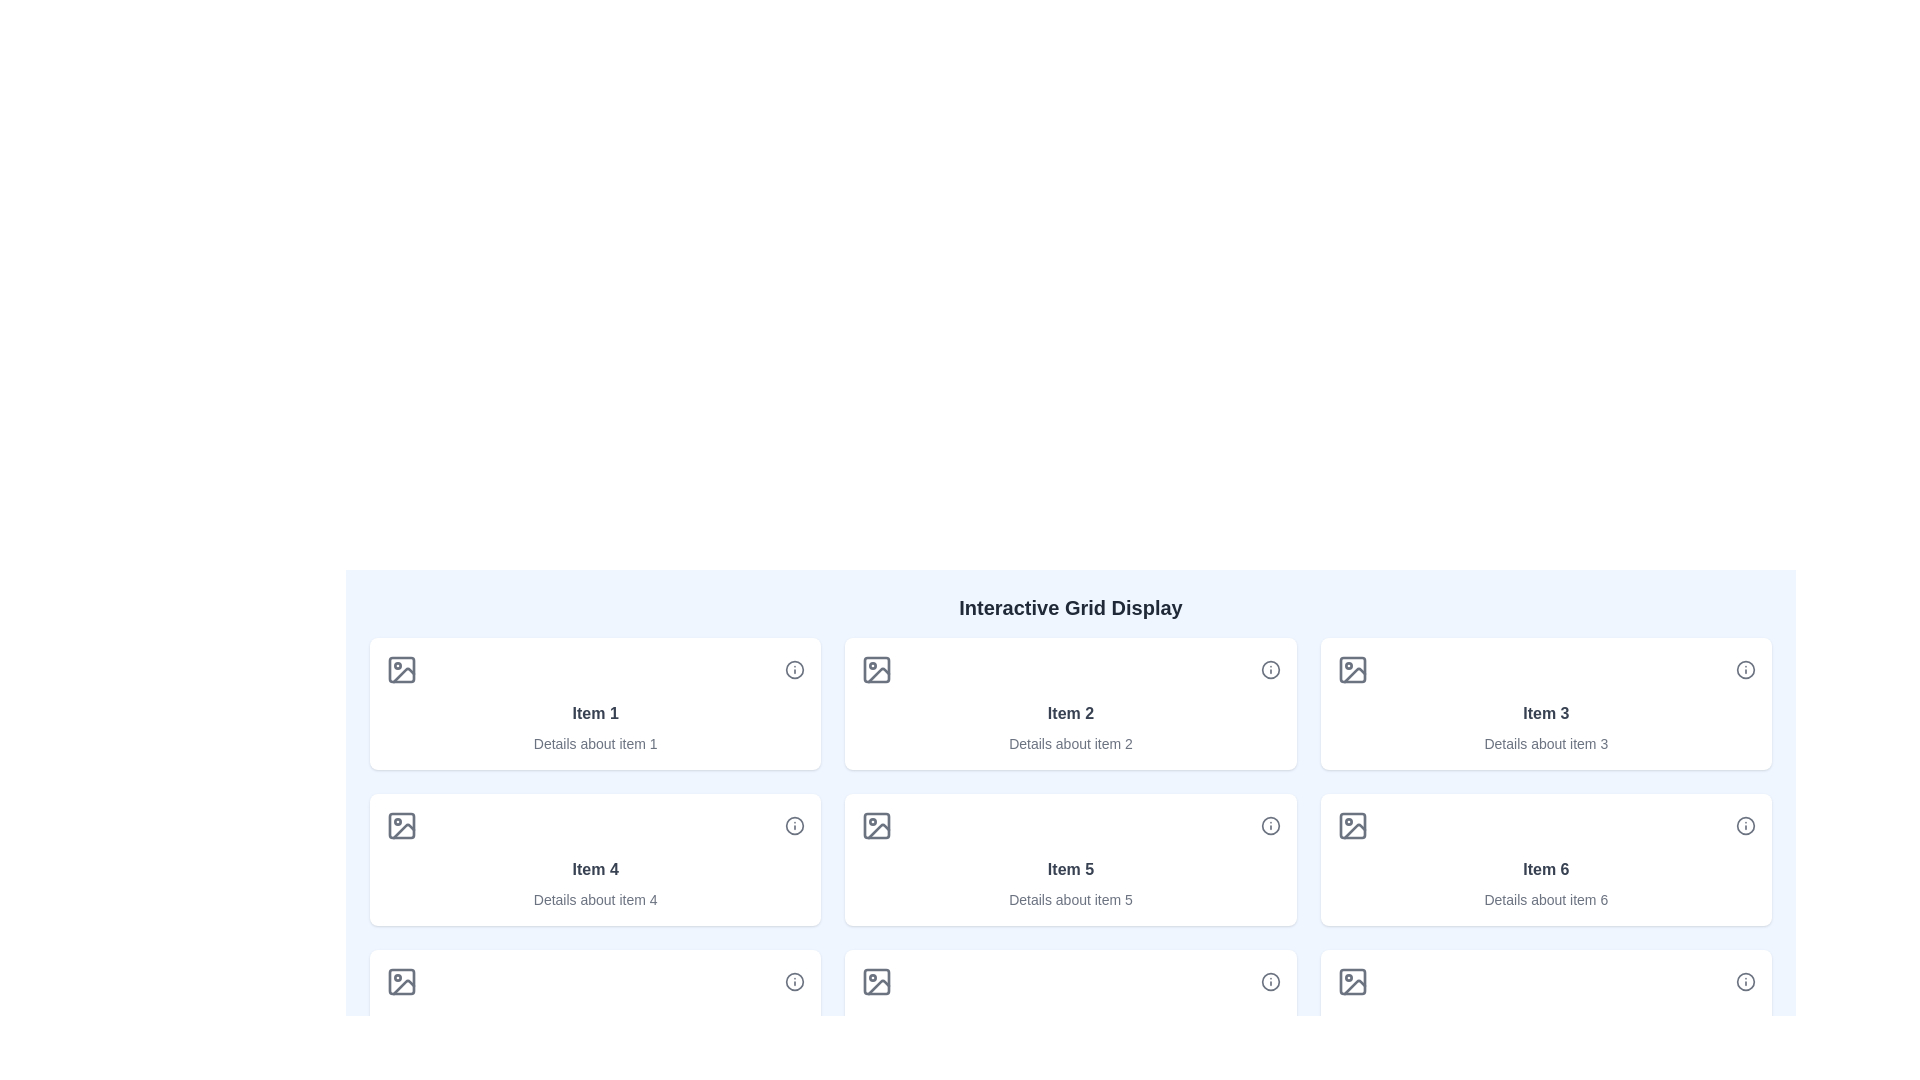 This screenshot has height=1080, width=1920. Describe the element at coordinates (1069, 869) in the screenshot. I see `the text label 'Item 5', which is bold and medium-gray, located in the second row of a grid layout, above the descriptive text 'Details about item 5'` at that location.